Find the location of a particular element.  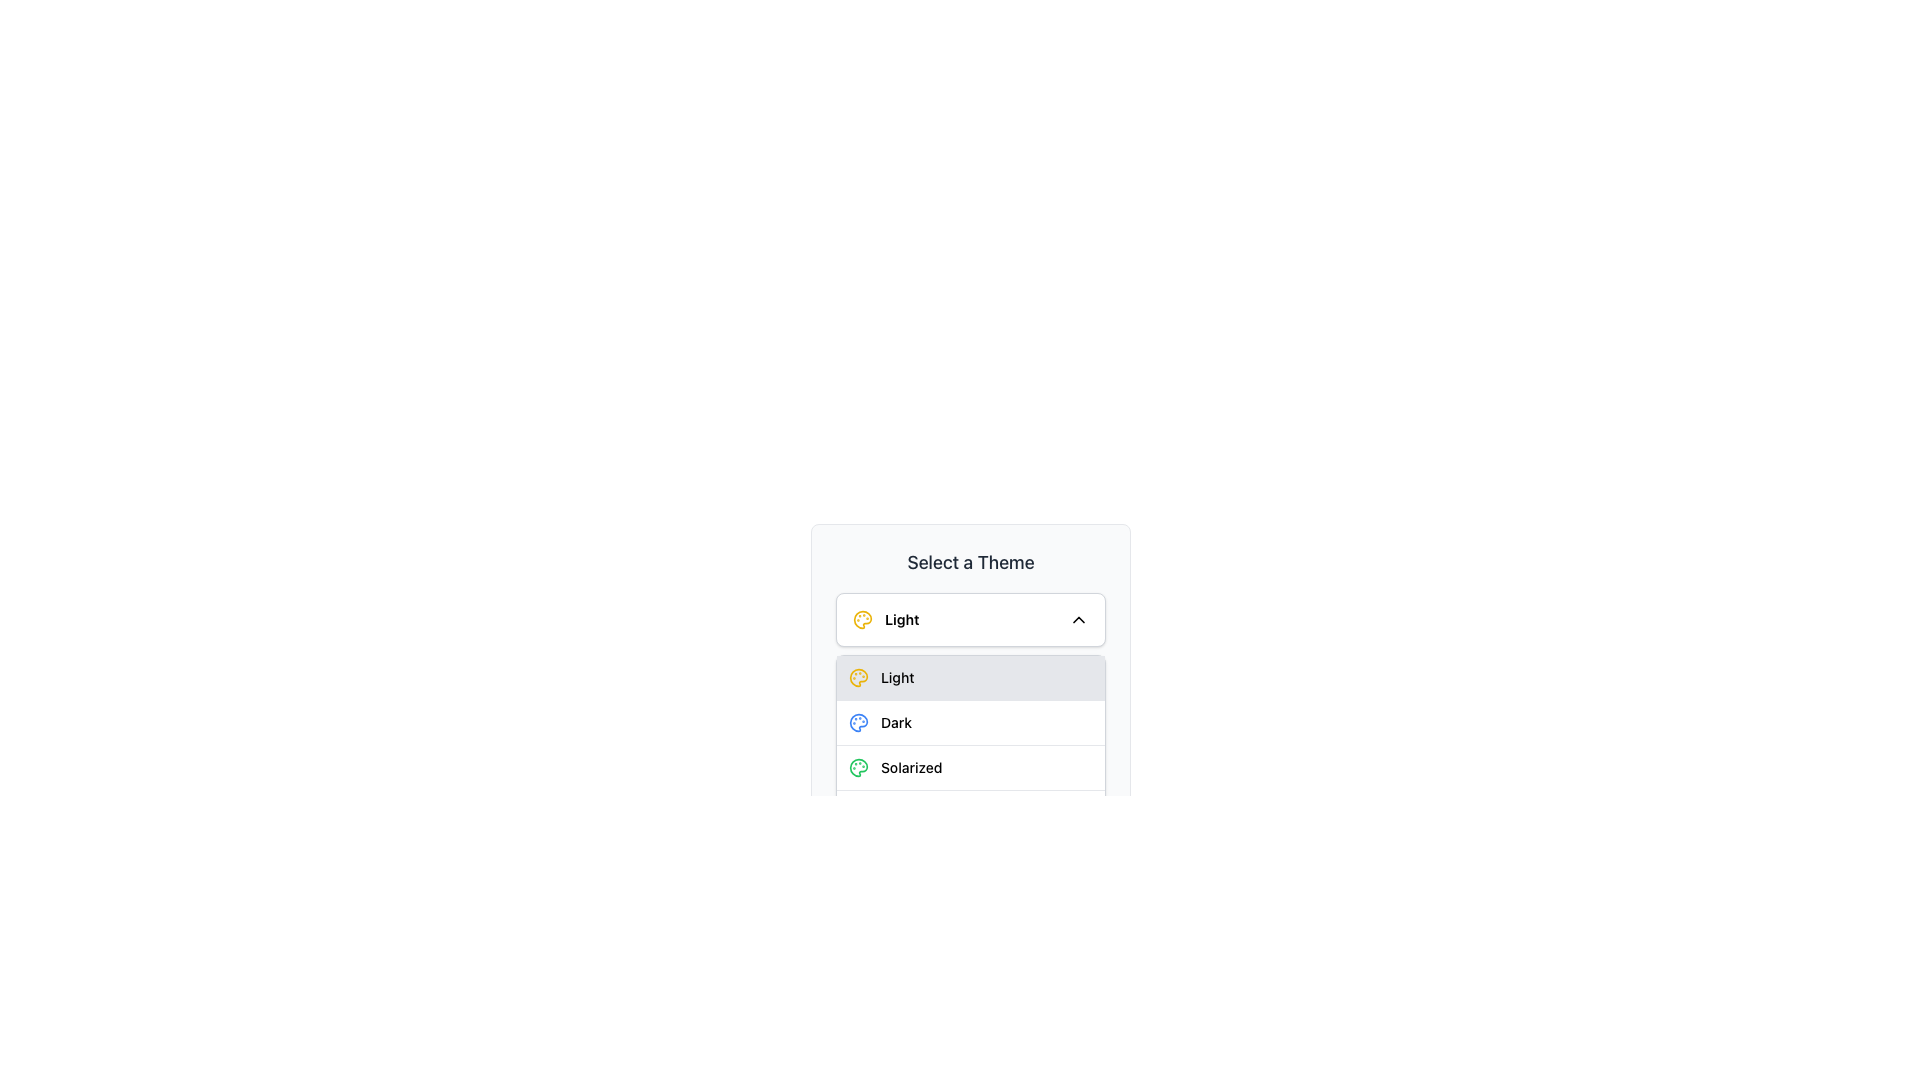

the 'Solarized' theme option from the list, which is the third item positioned below 'Light' and 'Dark', and above 'Monokai' is located at coordinates (970, 766).